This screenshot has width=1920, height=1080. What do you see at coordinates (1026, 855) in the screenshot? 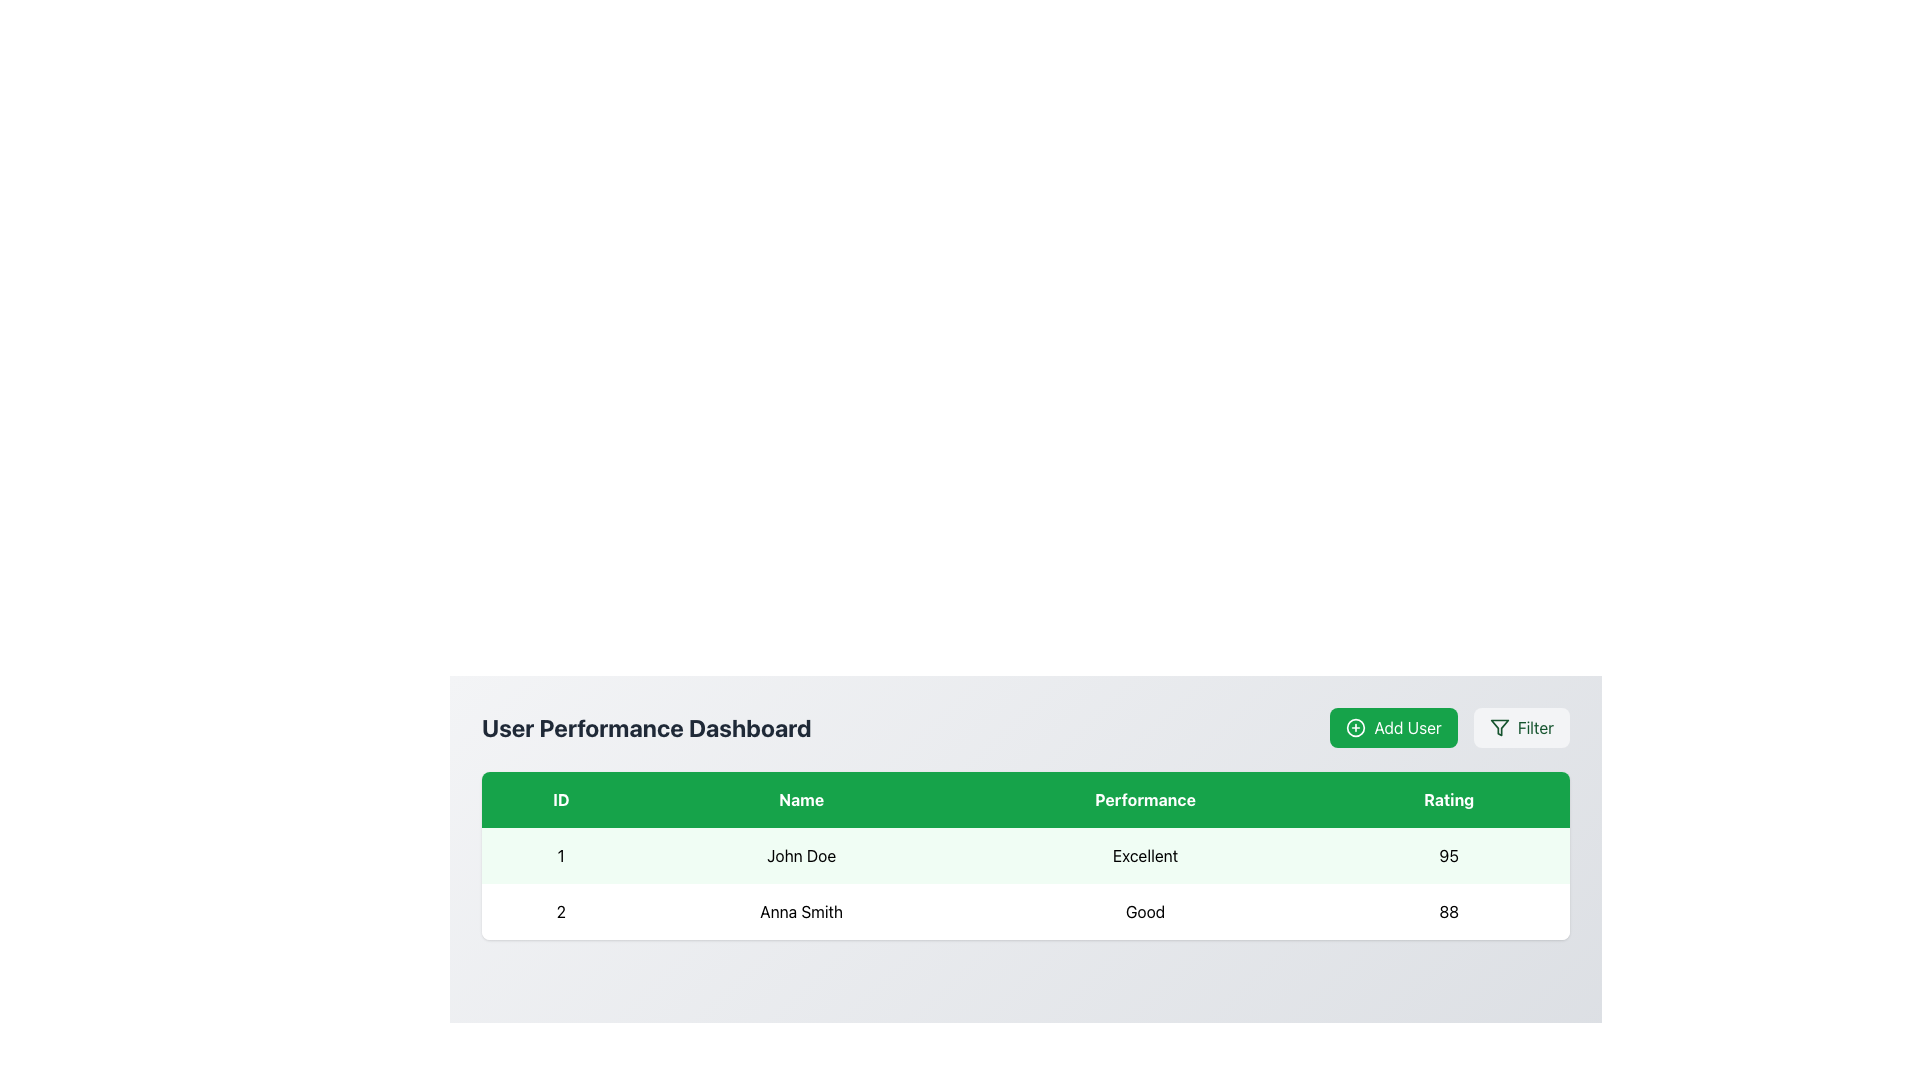
I see `the first data row displaying performance metrics for 'John Doe'` at bounding box center [1026, 855].